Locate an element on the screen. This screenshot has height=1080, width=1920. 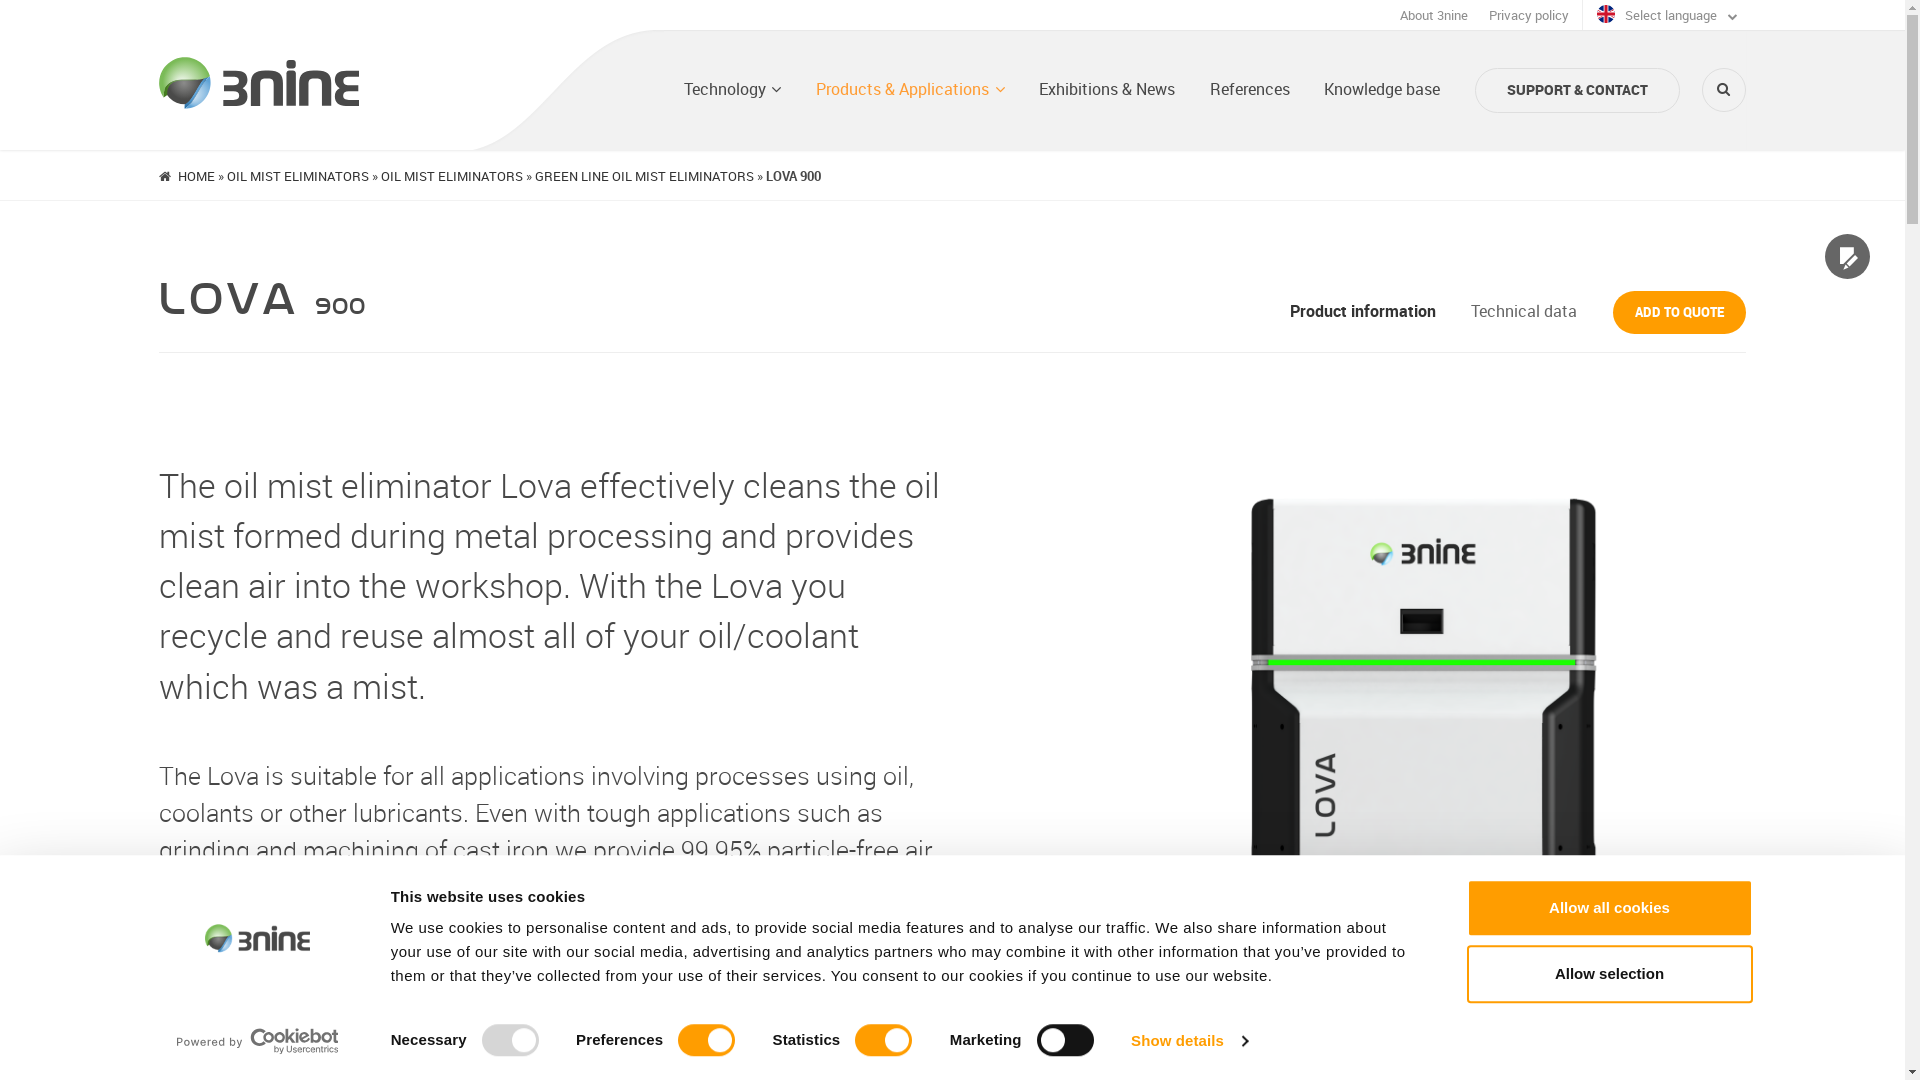
'About 3nine' is located at coordinates (1433, 15).